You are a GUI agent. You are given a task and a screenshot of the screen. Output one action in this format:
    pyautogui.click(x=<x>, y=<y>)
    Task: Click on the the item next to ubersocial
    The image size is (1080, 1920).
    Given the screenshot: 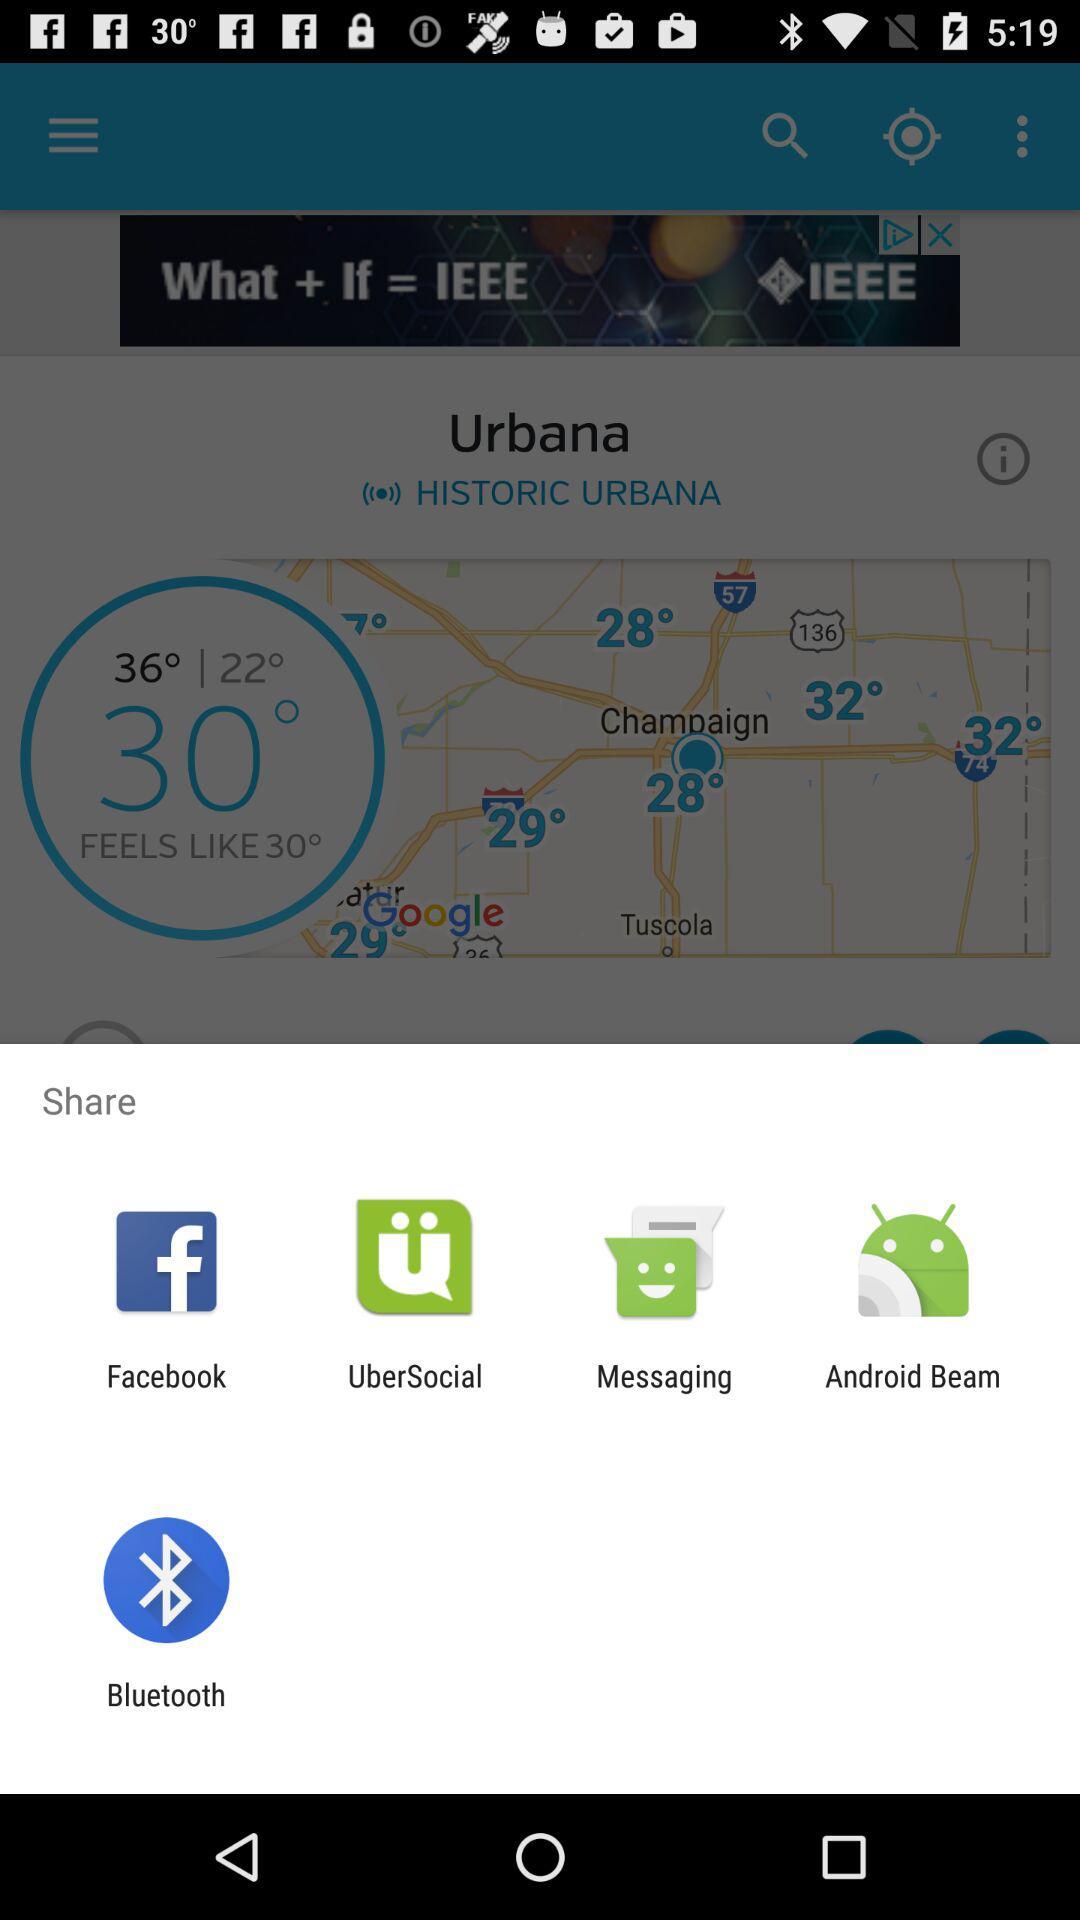 What is the action you would take?
    pyautogui.click(x=165, y=1392)
    